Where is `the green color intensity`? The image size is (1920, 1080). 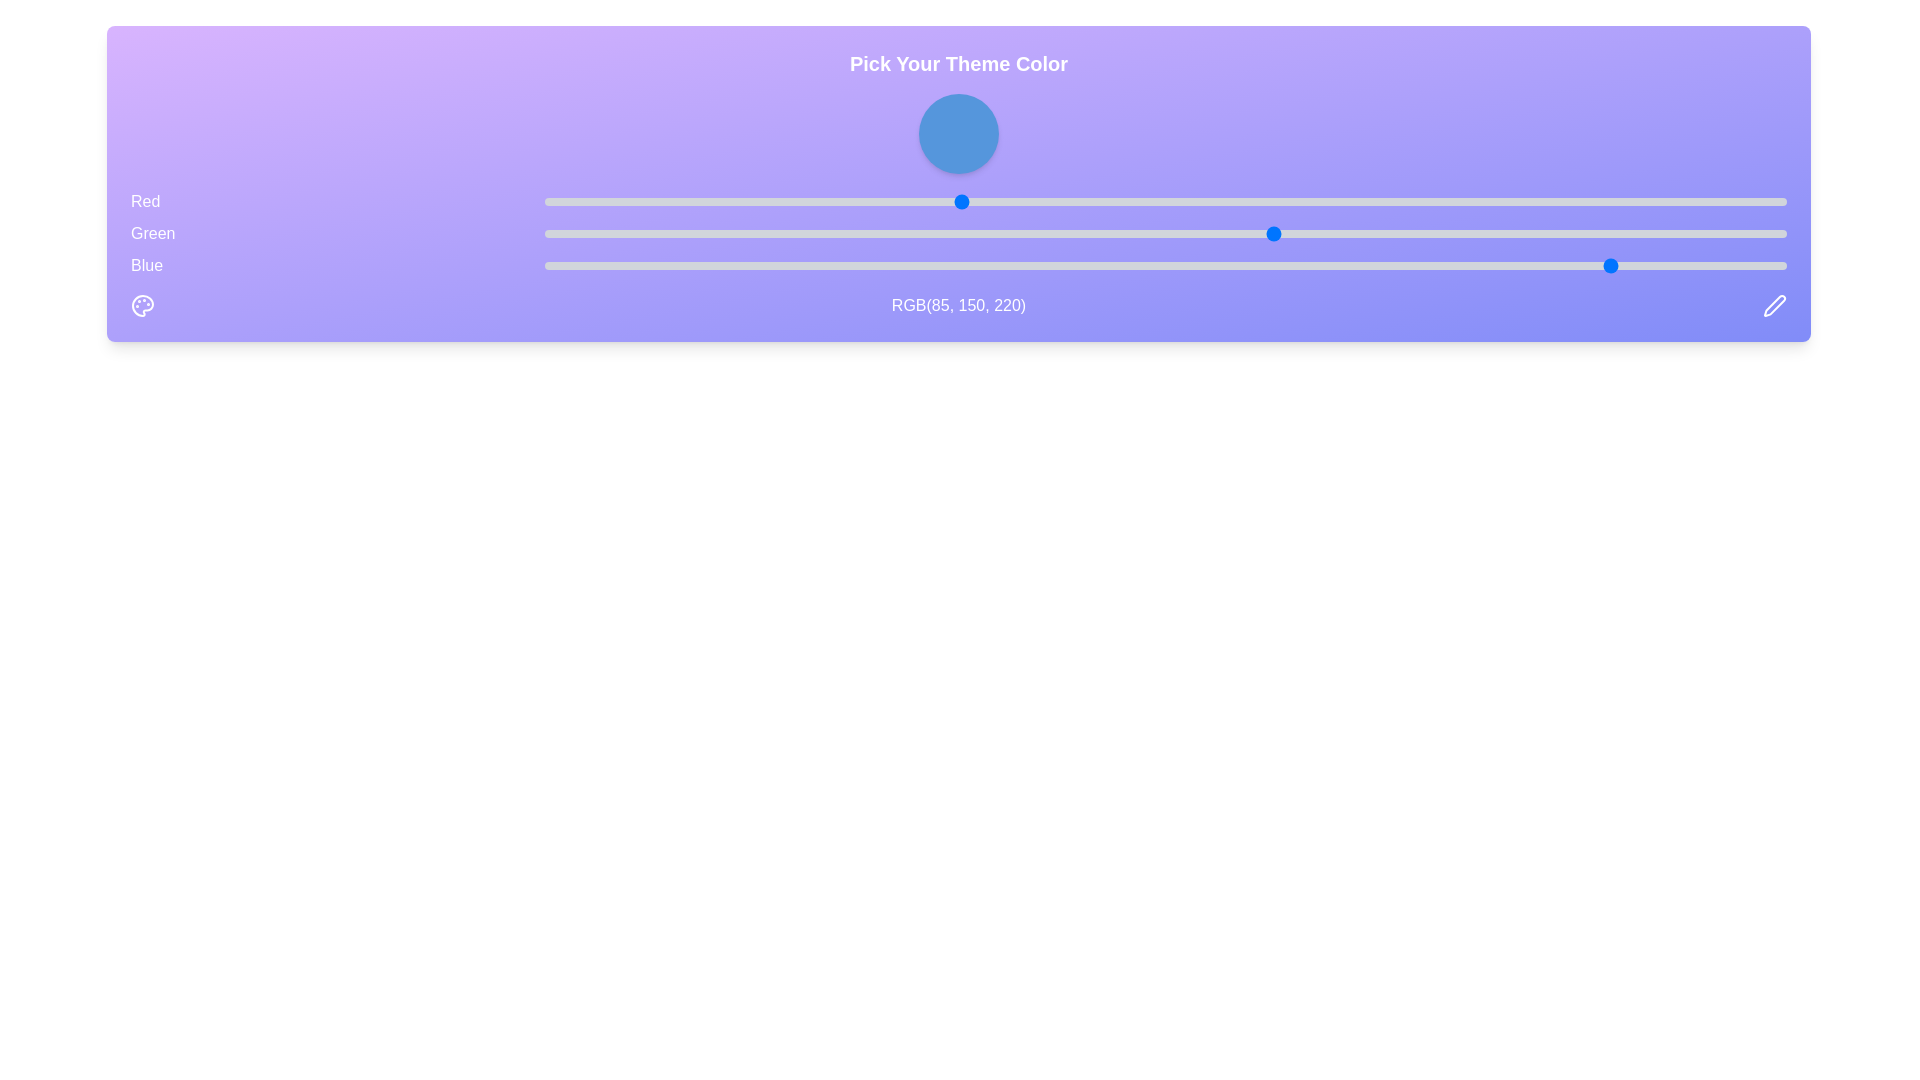
the green color intensity is located at coordinates (592, 233).